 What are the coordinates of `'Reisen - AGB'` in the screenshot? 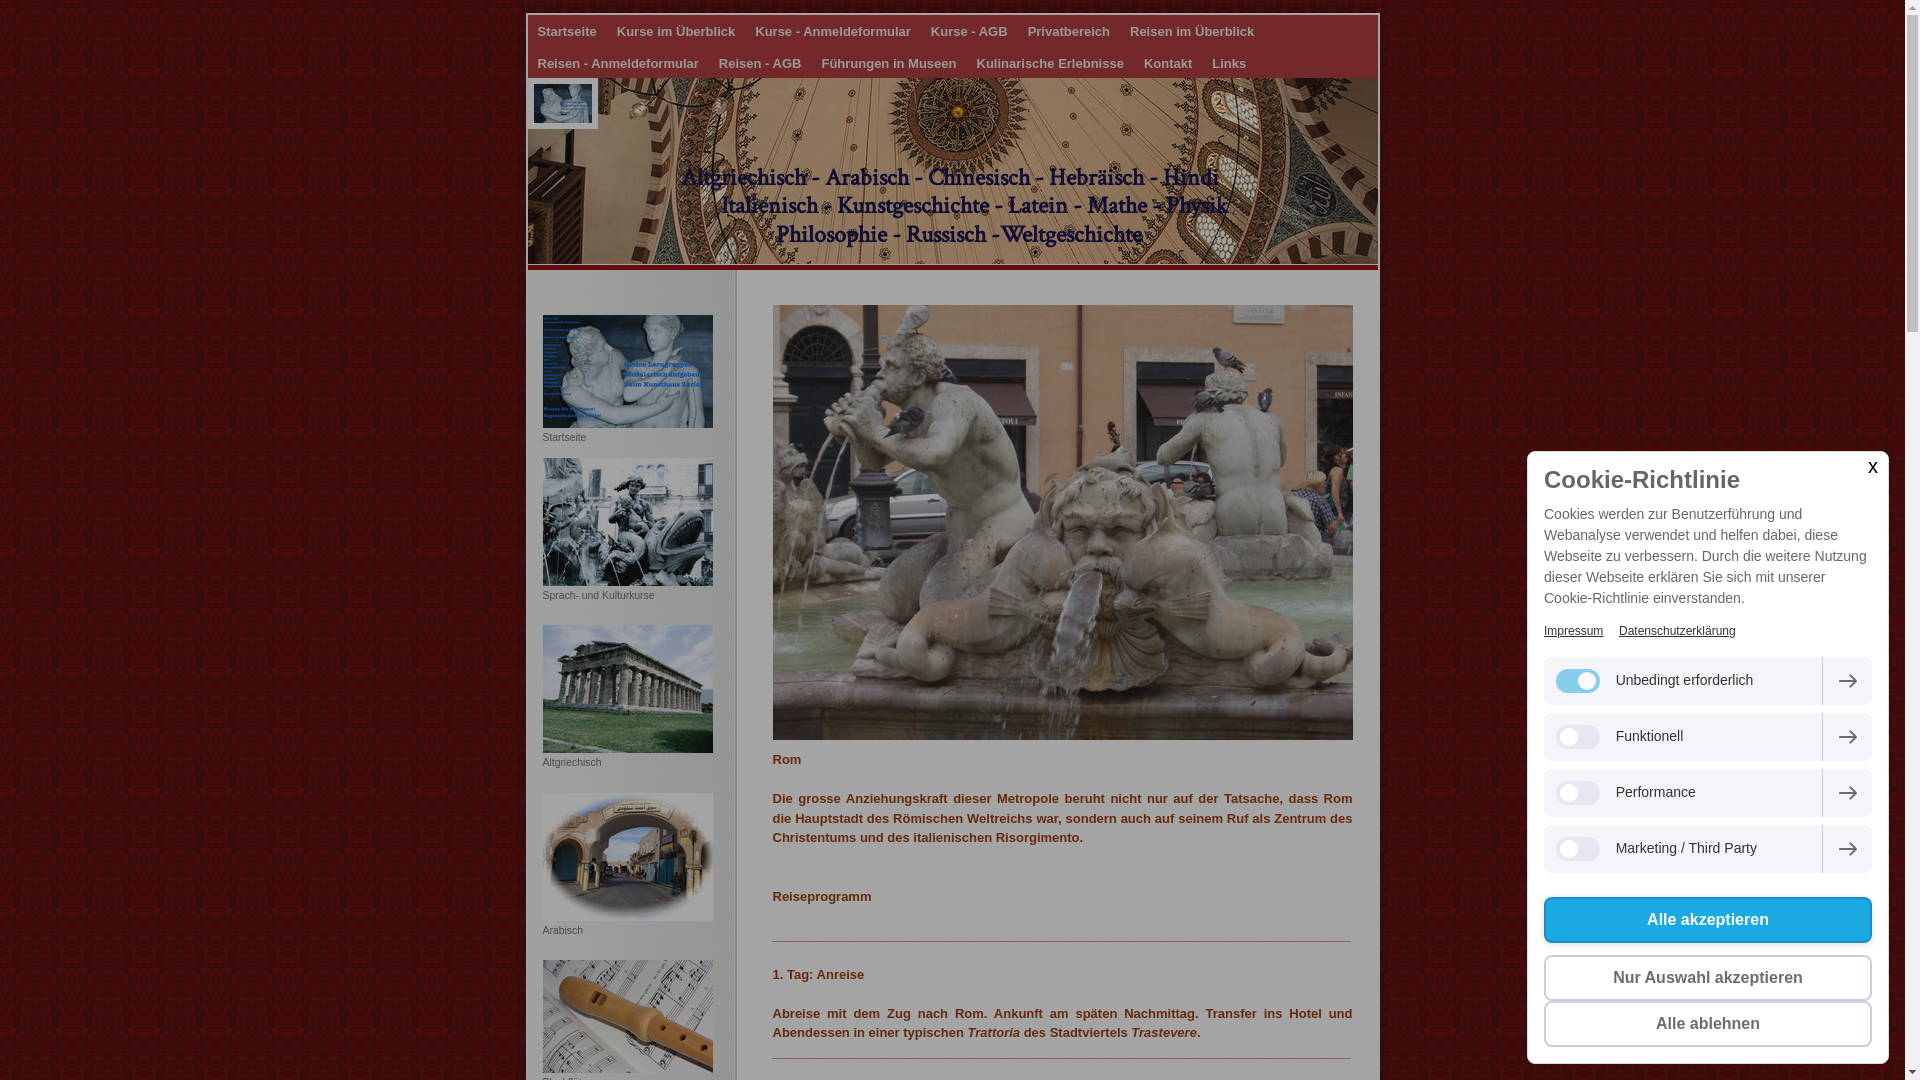 It's located at (759, 61).